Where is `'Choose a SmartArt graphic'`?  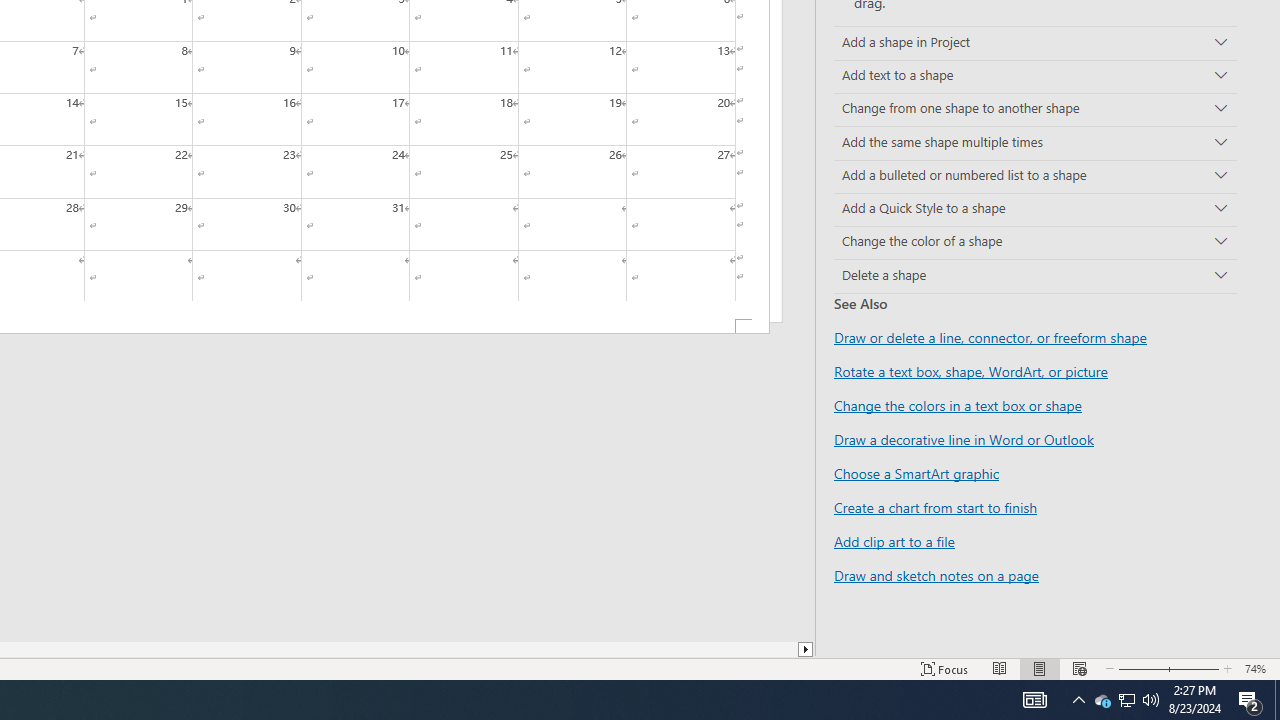 'Choose a SmartArt graphic' is located at coordinates (915, 473).